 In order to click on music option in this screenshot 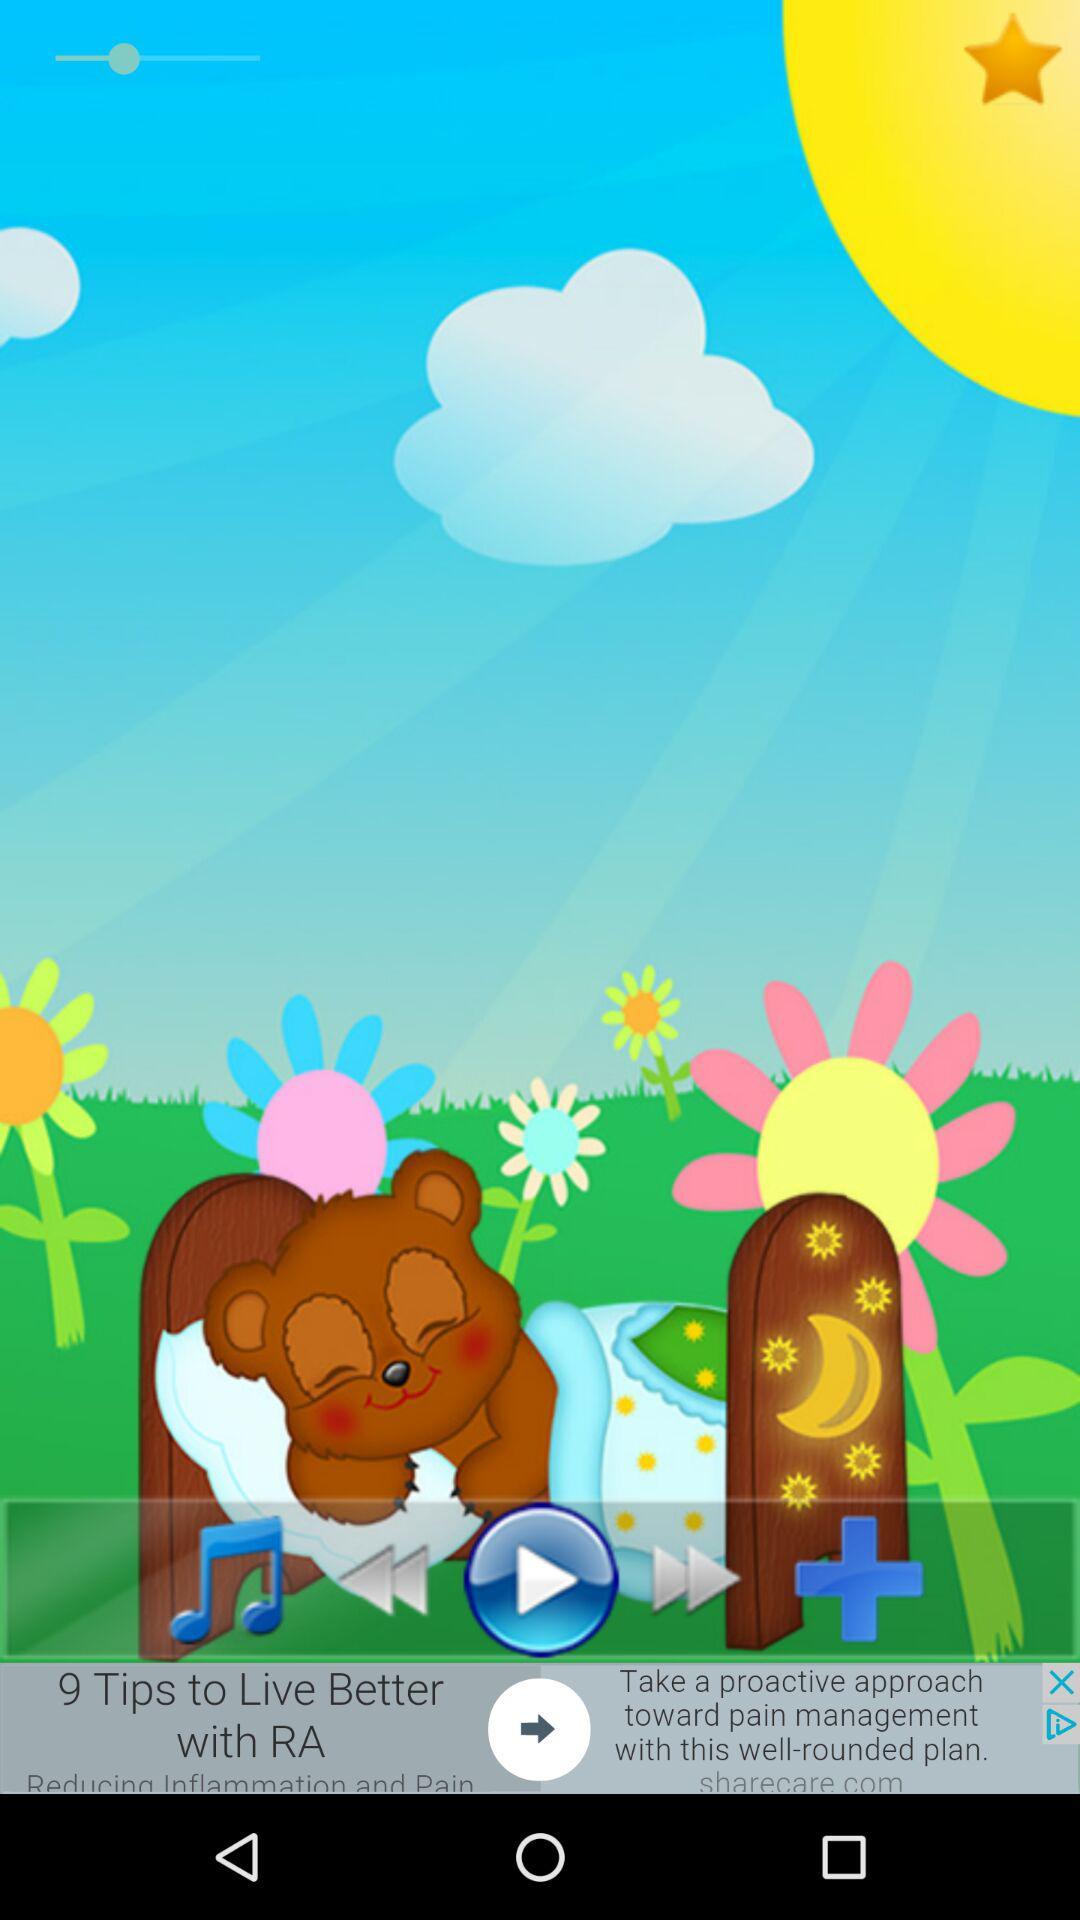, I will do `click(204, 1577)`.